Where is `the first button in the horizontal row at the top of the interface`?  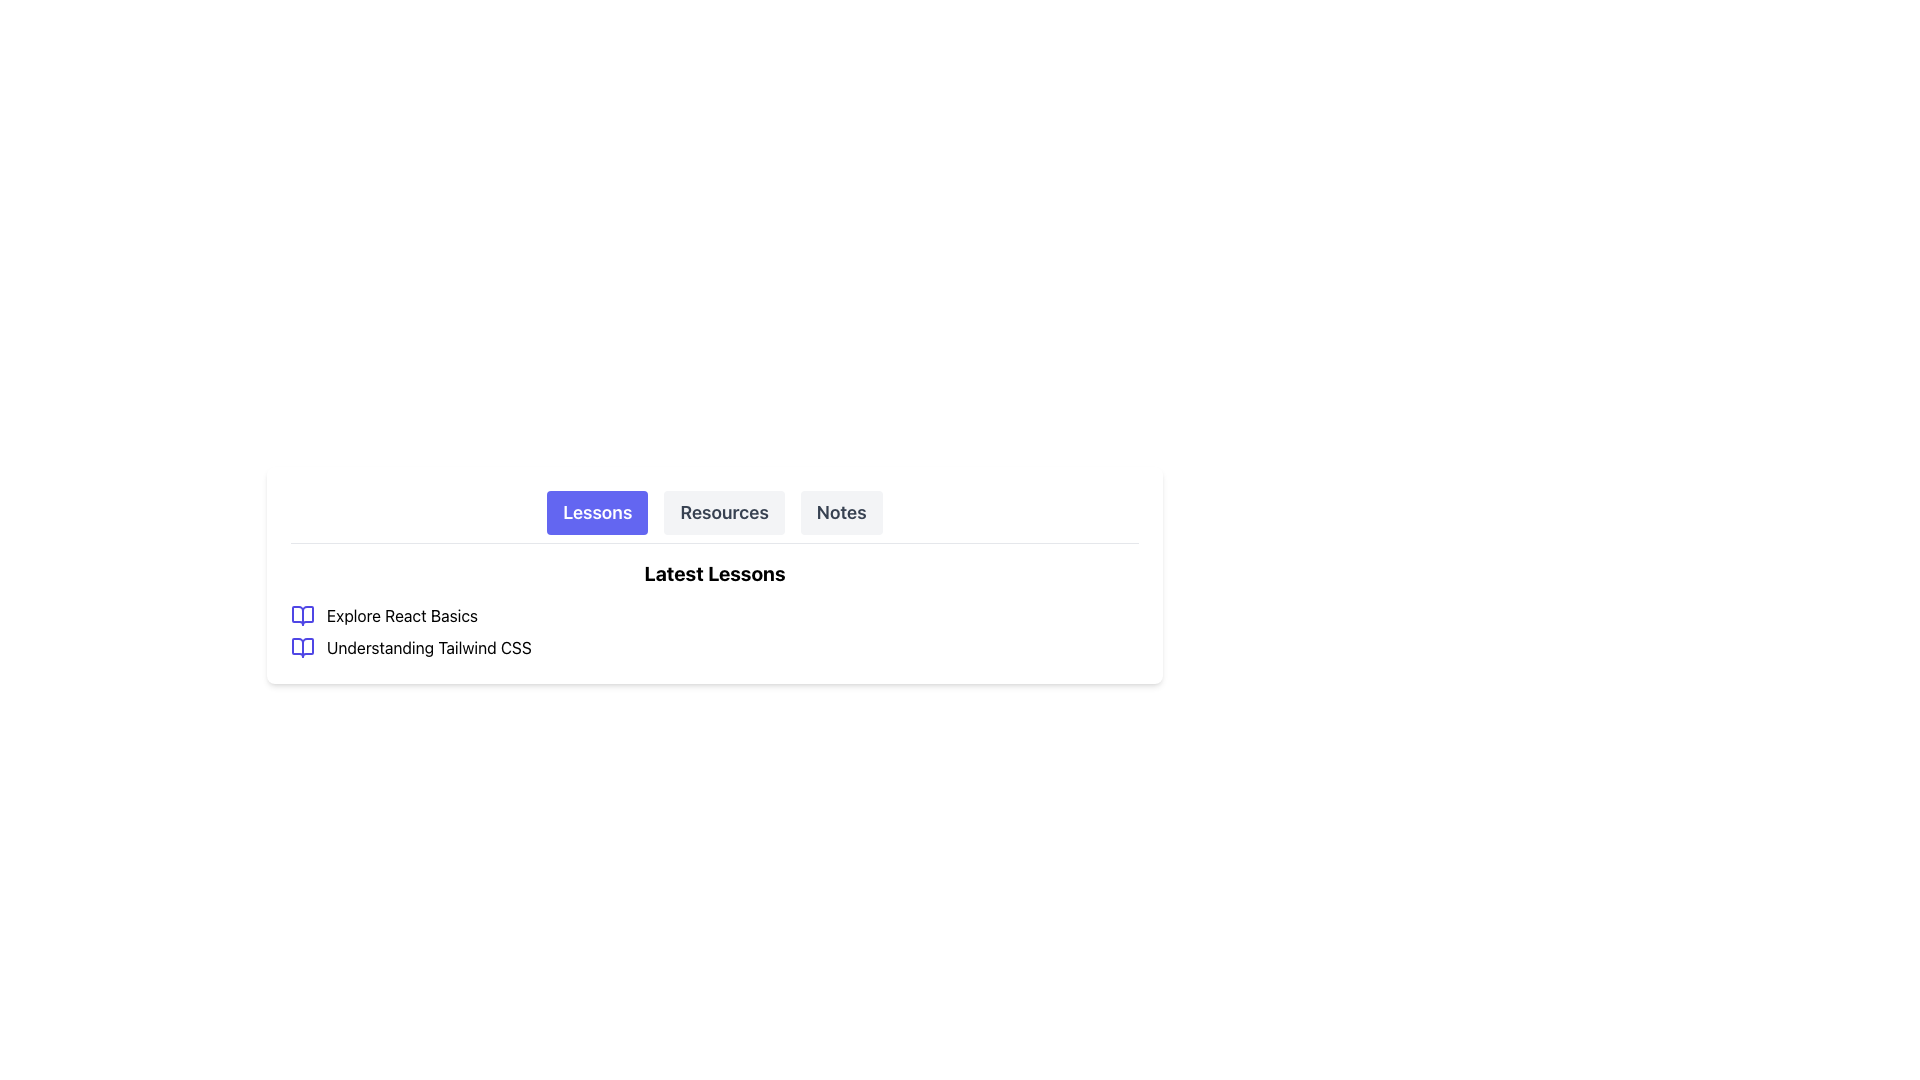
the first button in the horizontal row at the top of the interface is located at coordinates (596, 512).